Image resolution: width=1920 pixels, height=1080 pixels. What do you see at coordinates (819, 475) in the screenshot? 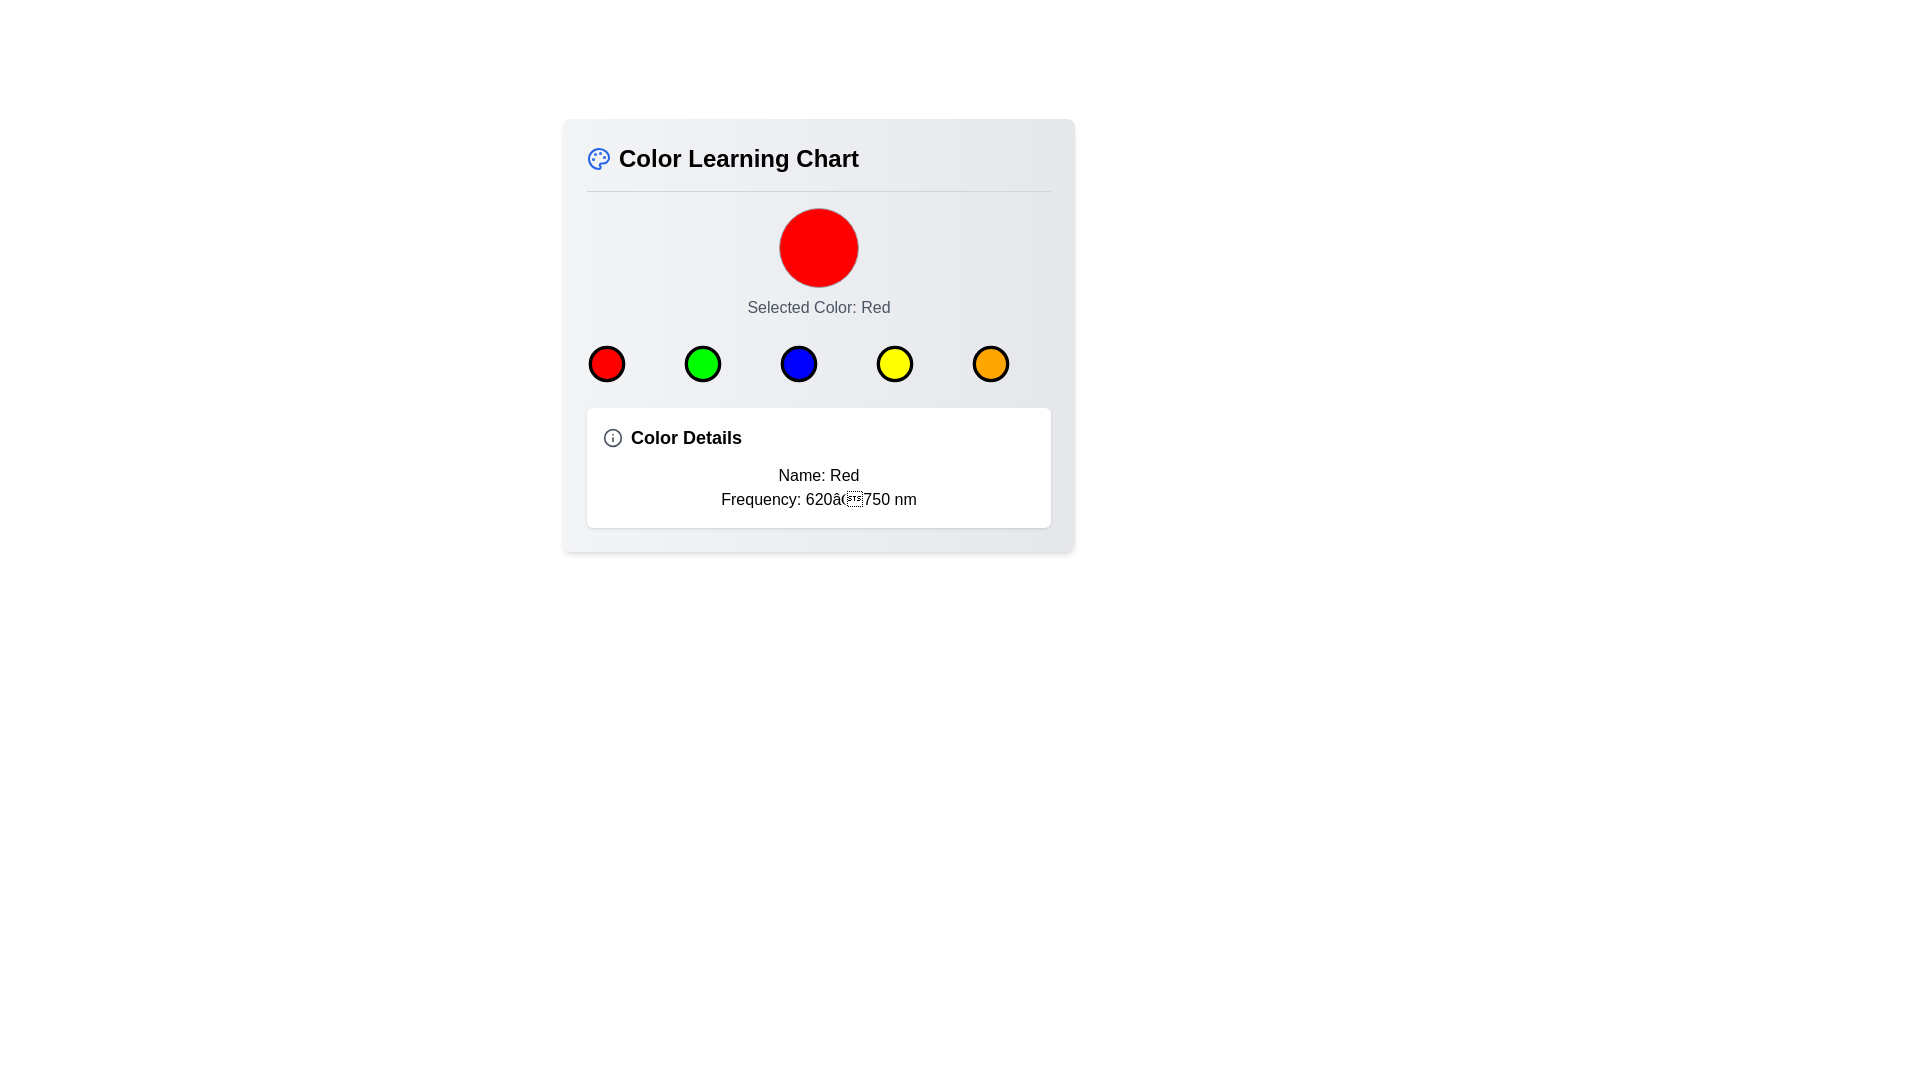
I see `the Text label that displays the name of the currently selected color, located in the 'Color Details' section below the color buttons` at bounding box center [819, 475].